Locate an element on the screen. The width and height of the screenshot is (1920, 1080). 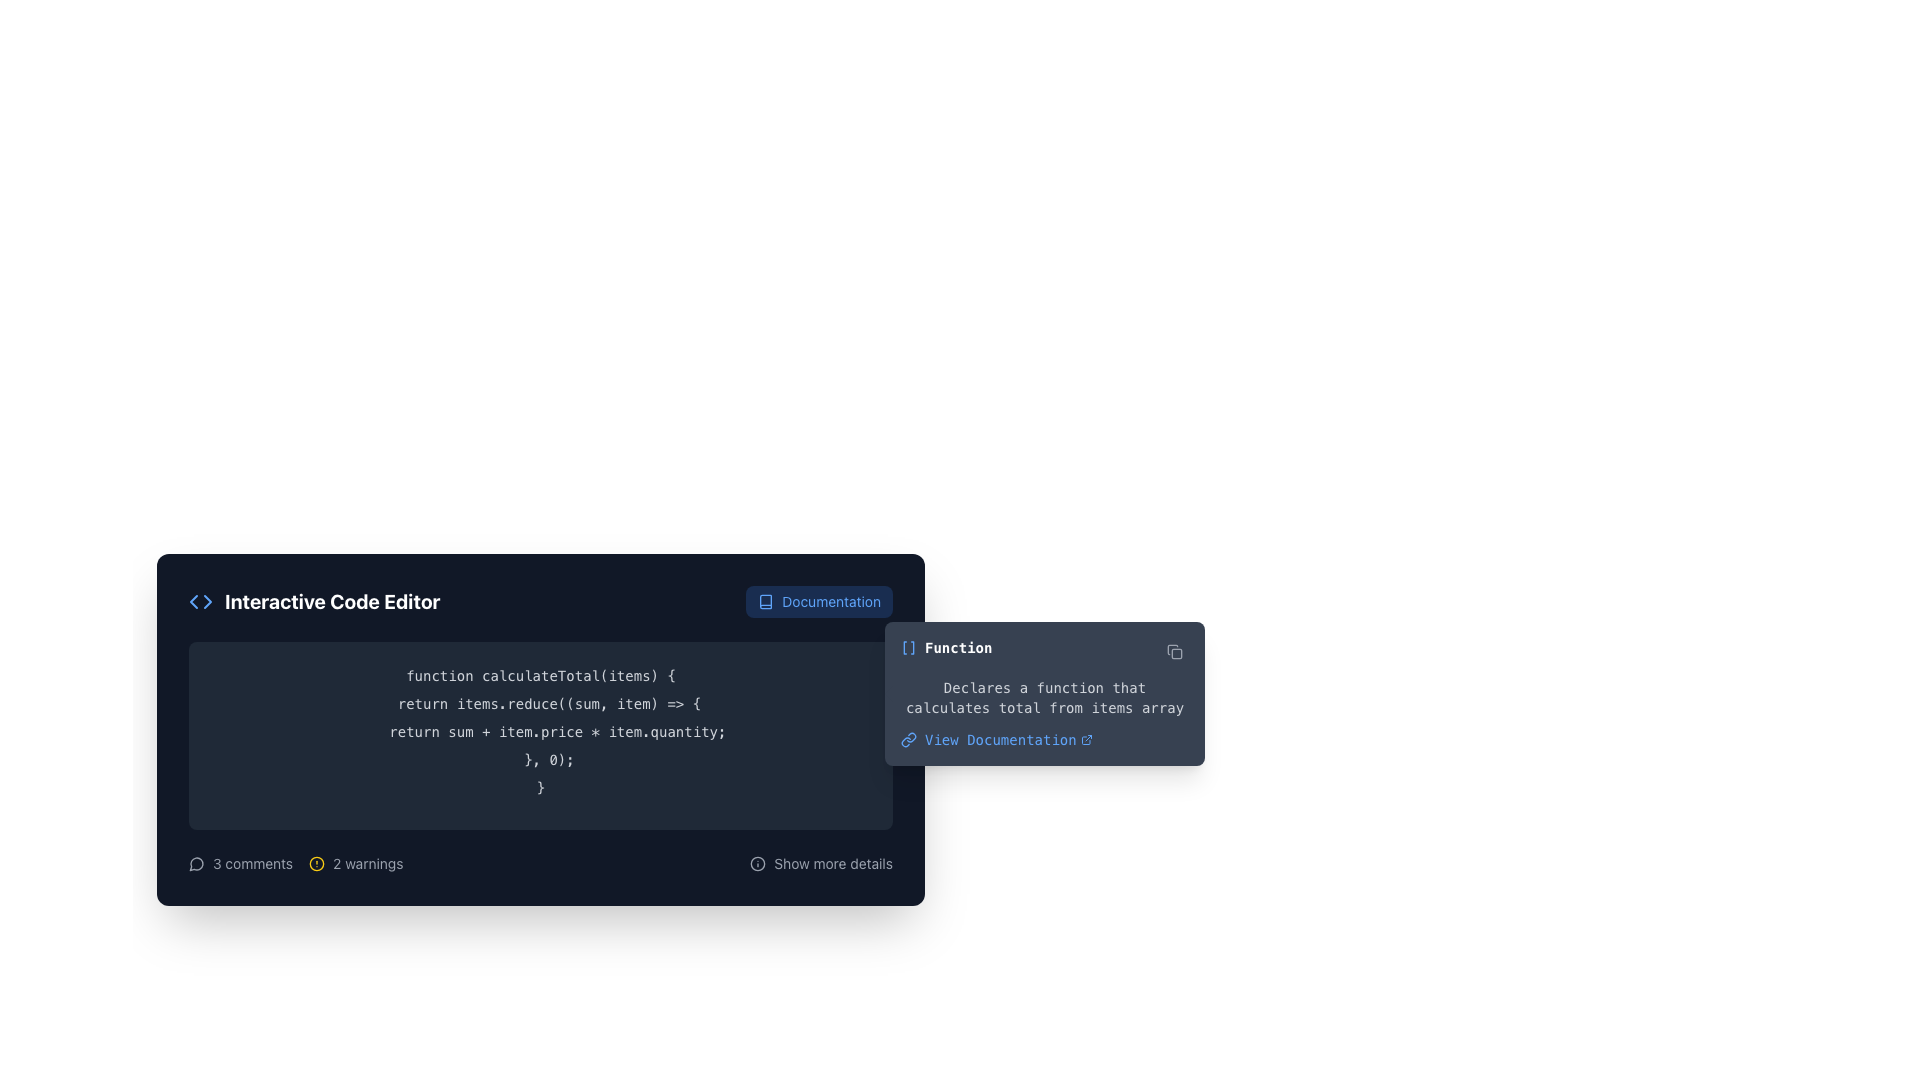
text label that displays the count of warnings associated with the adjacent code block, located at the lower part of the interactive code editor area, to understand the warnings count is located at coordinates (368, 863).